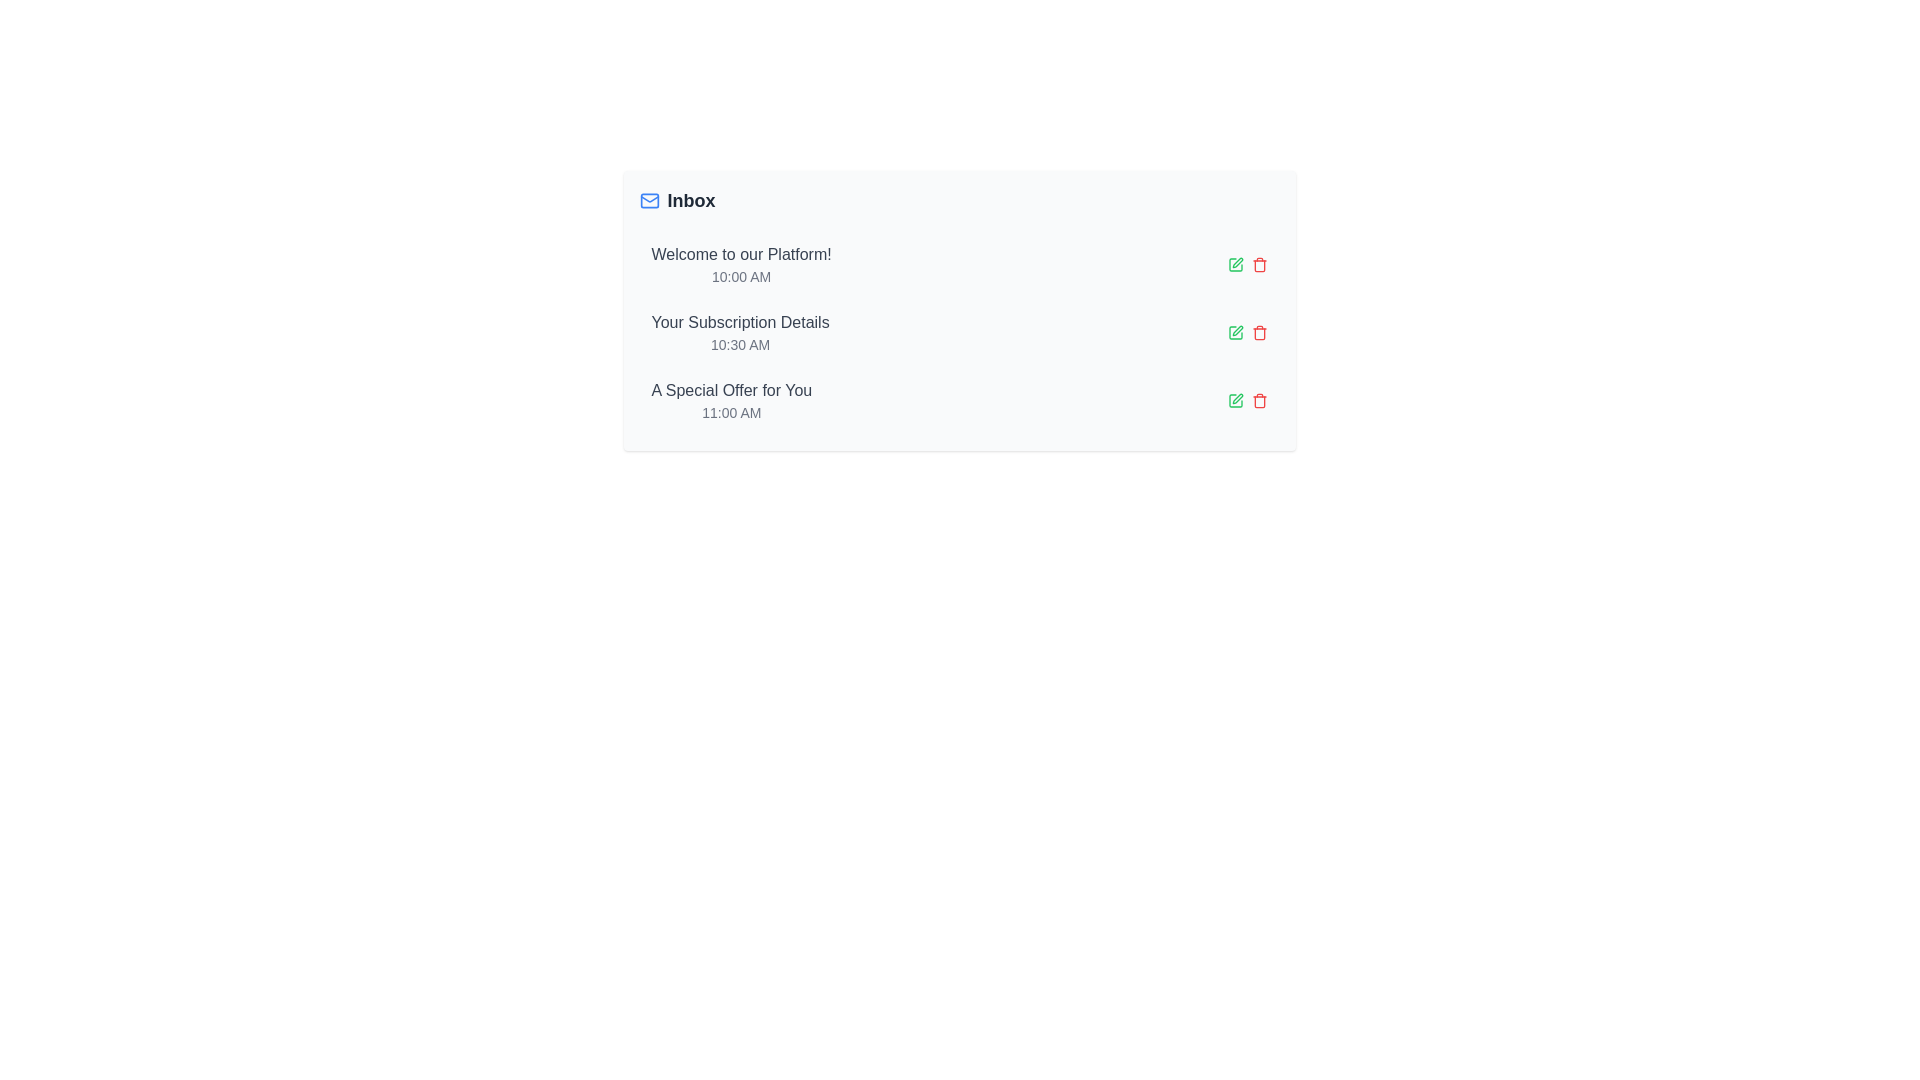 The image size is (1920, 1080). What do you see at coordinates (1236, 261) in the screenshot?
I see `the editing icon located in the far right section of the first row of the Inbox interface` at bounding box center [1236, 261].